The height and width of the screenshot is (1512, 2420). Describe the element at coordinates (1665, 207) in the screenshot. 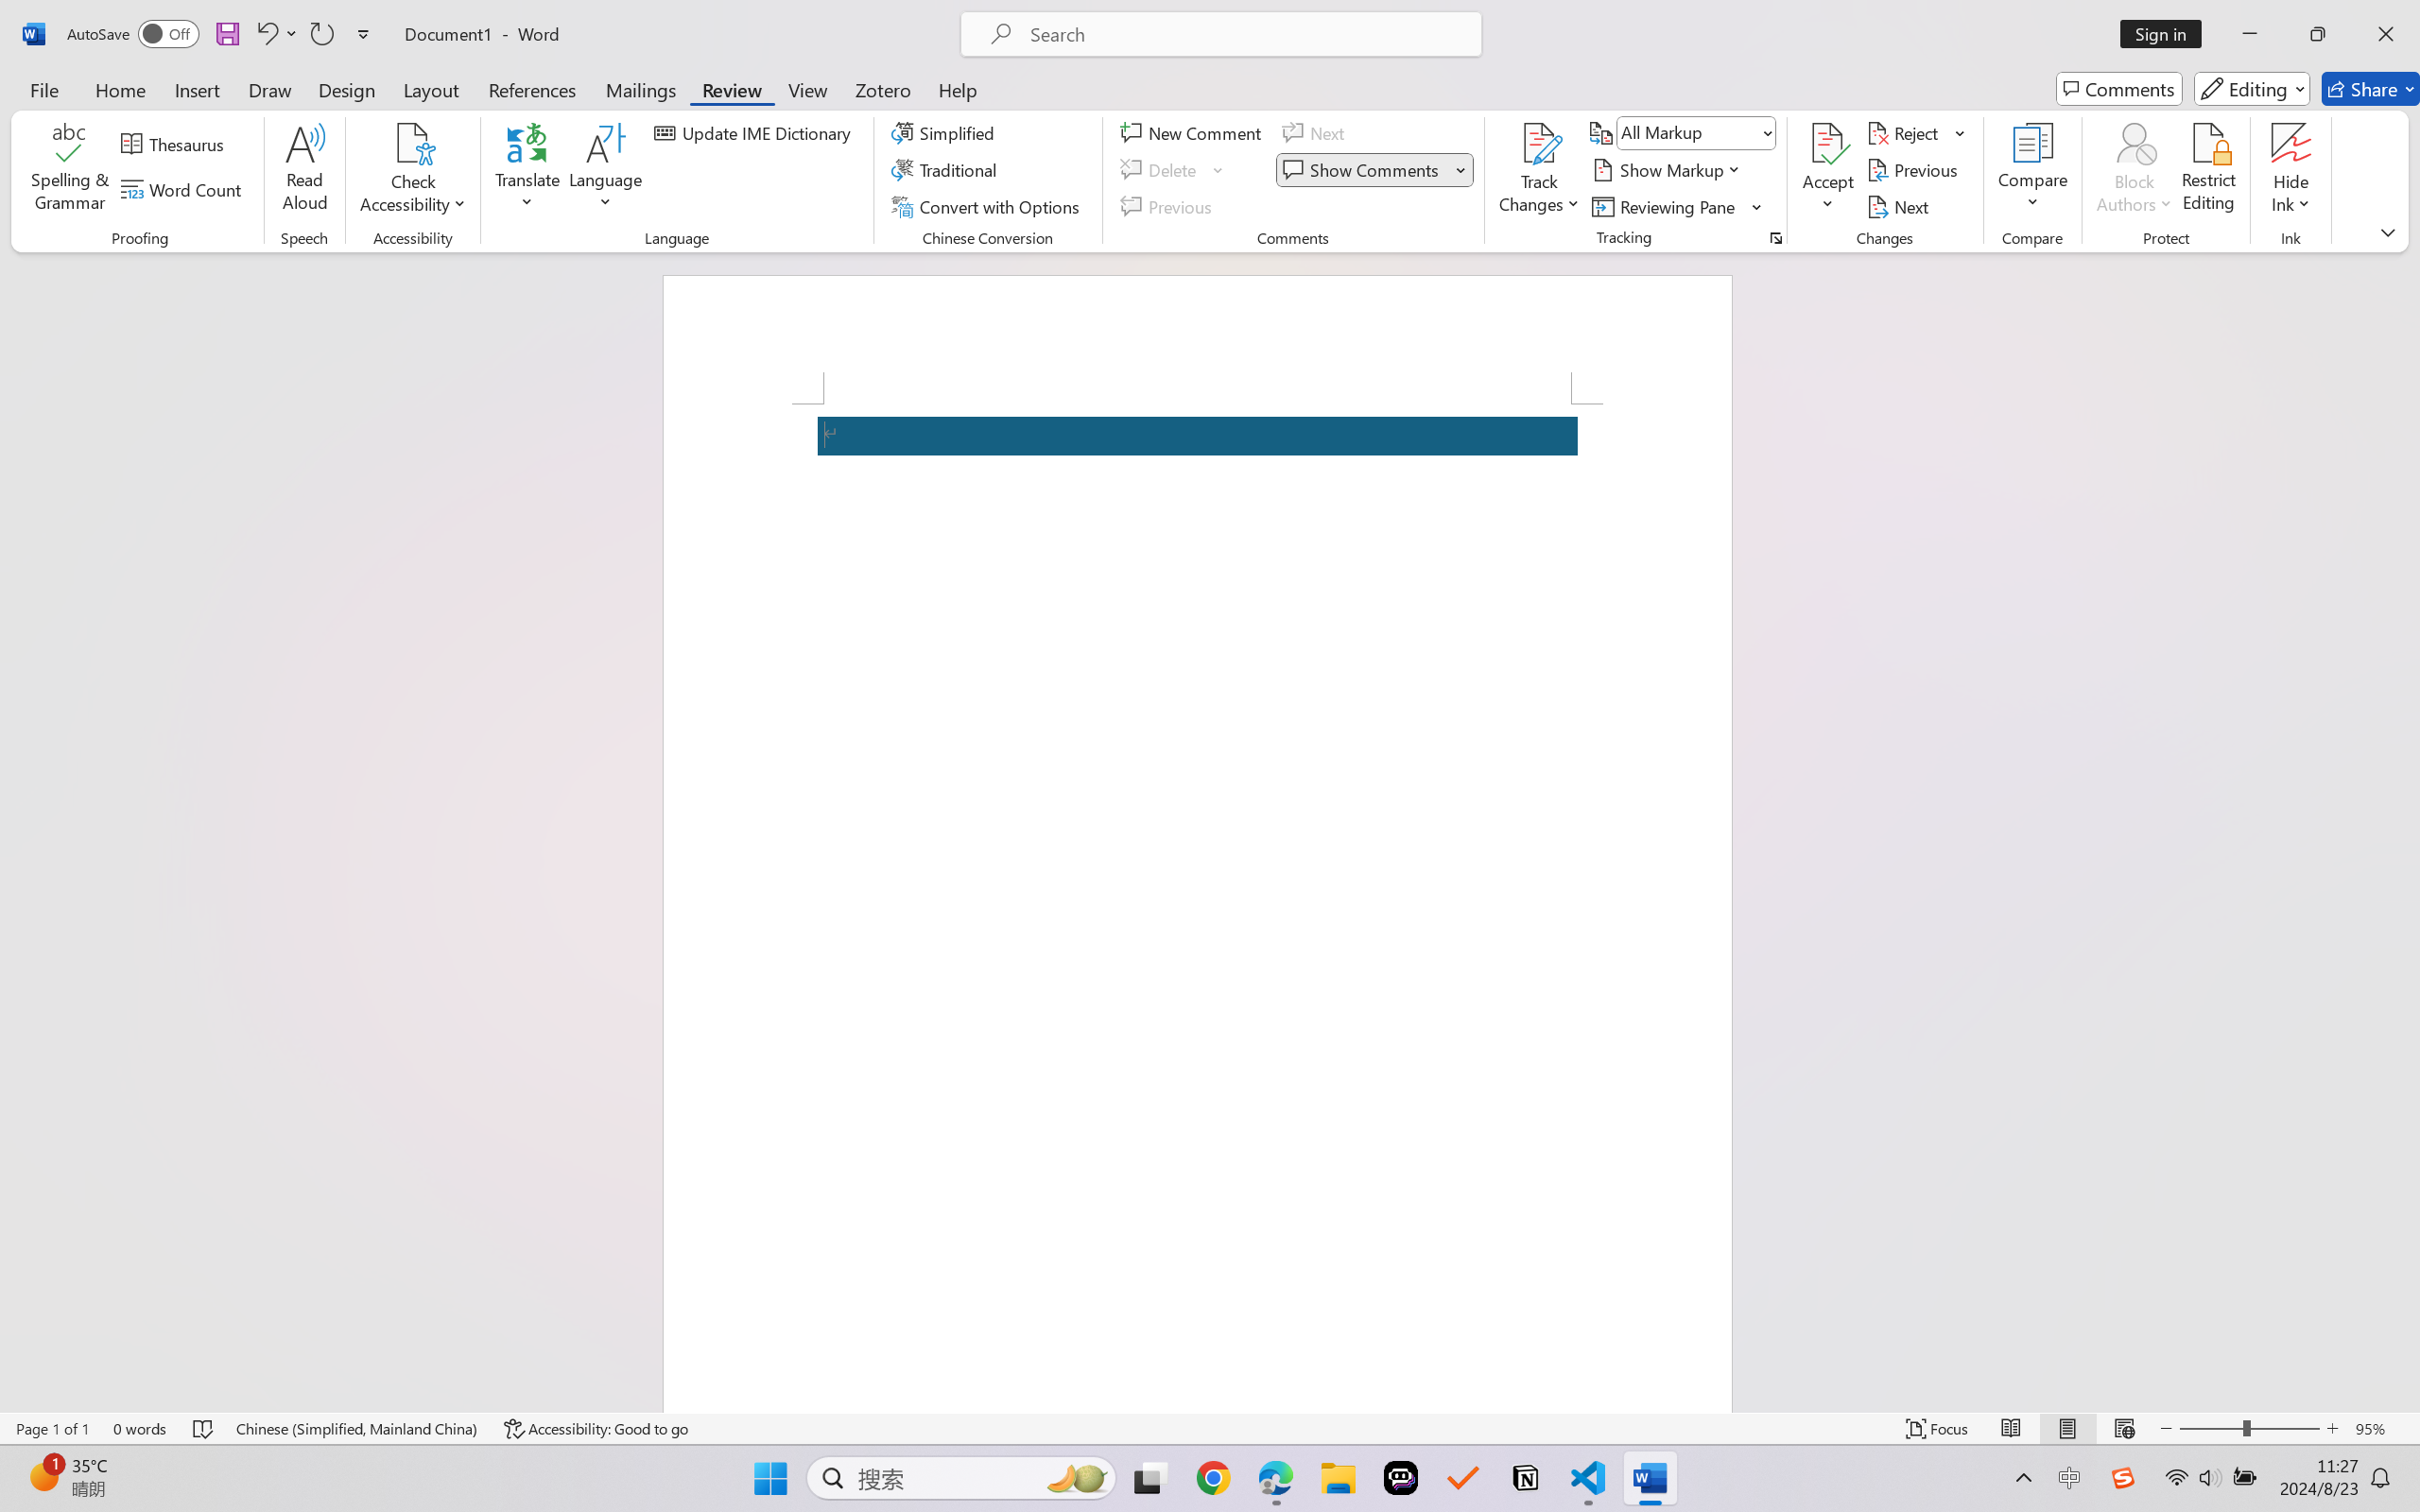

I see `'Reviewing Pane'` at that location.